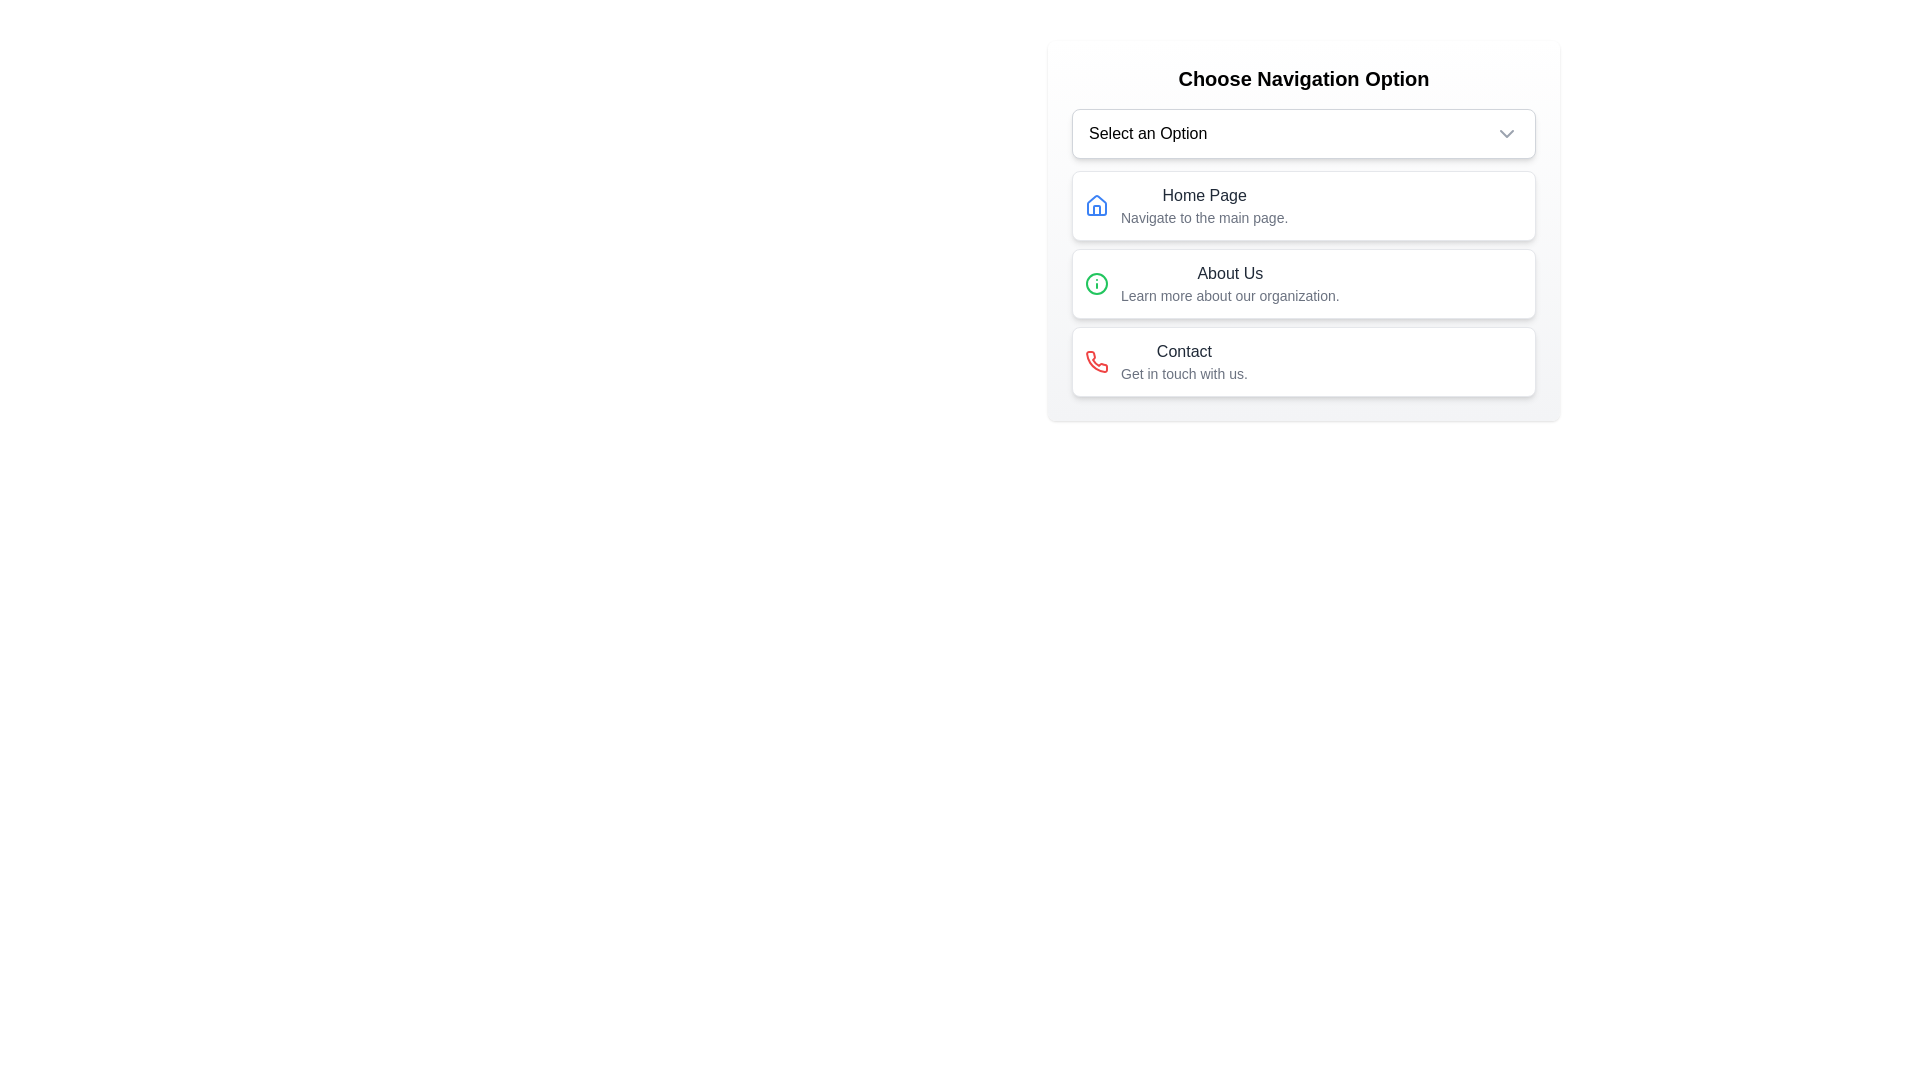  What do you see at coordinates (1229, 284) in the screenshot?
I see `the 'About Us' text label` at bounding box center [1229, 284].